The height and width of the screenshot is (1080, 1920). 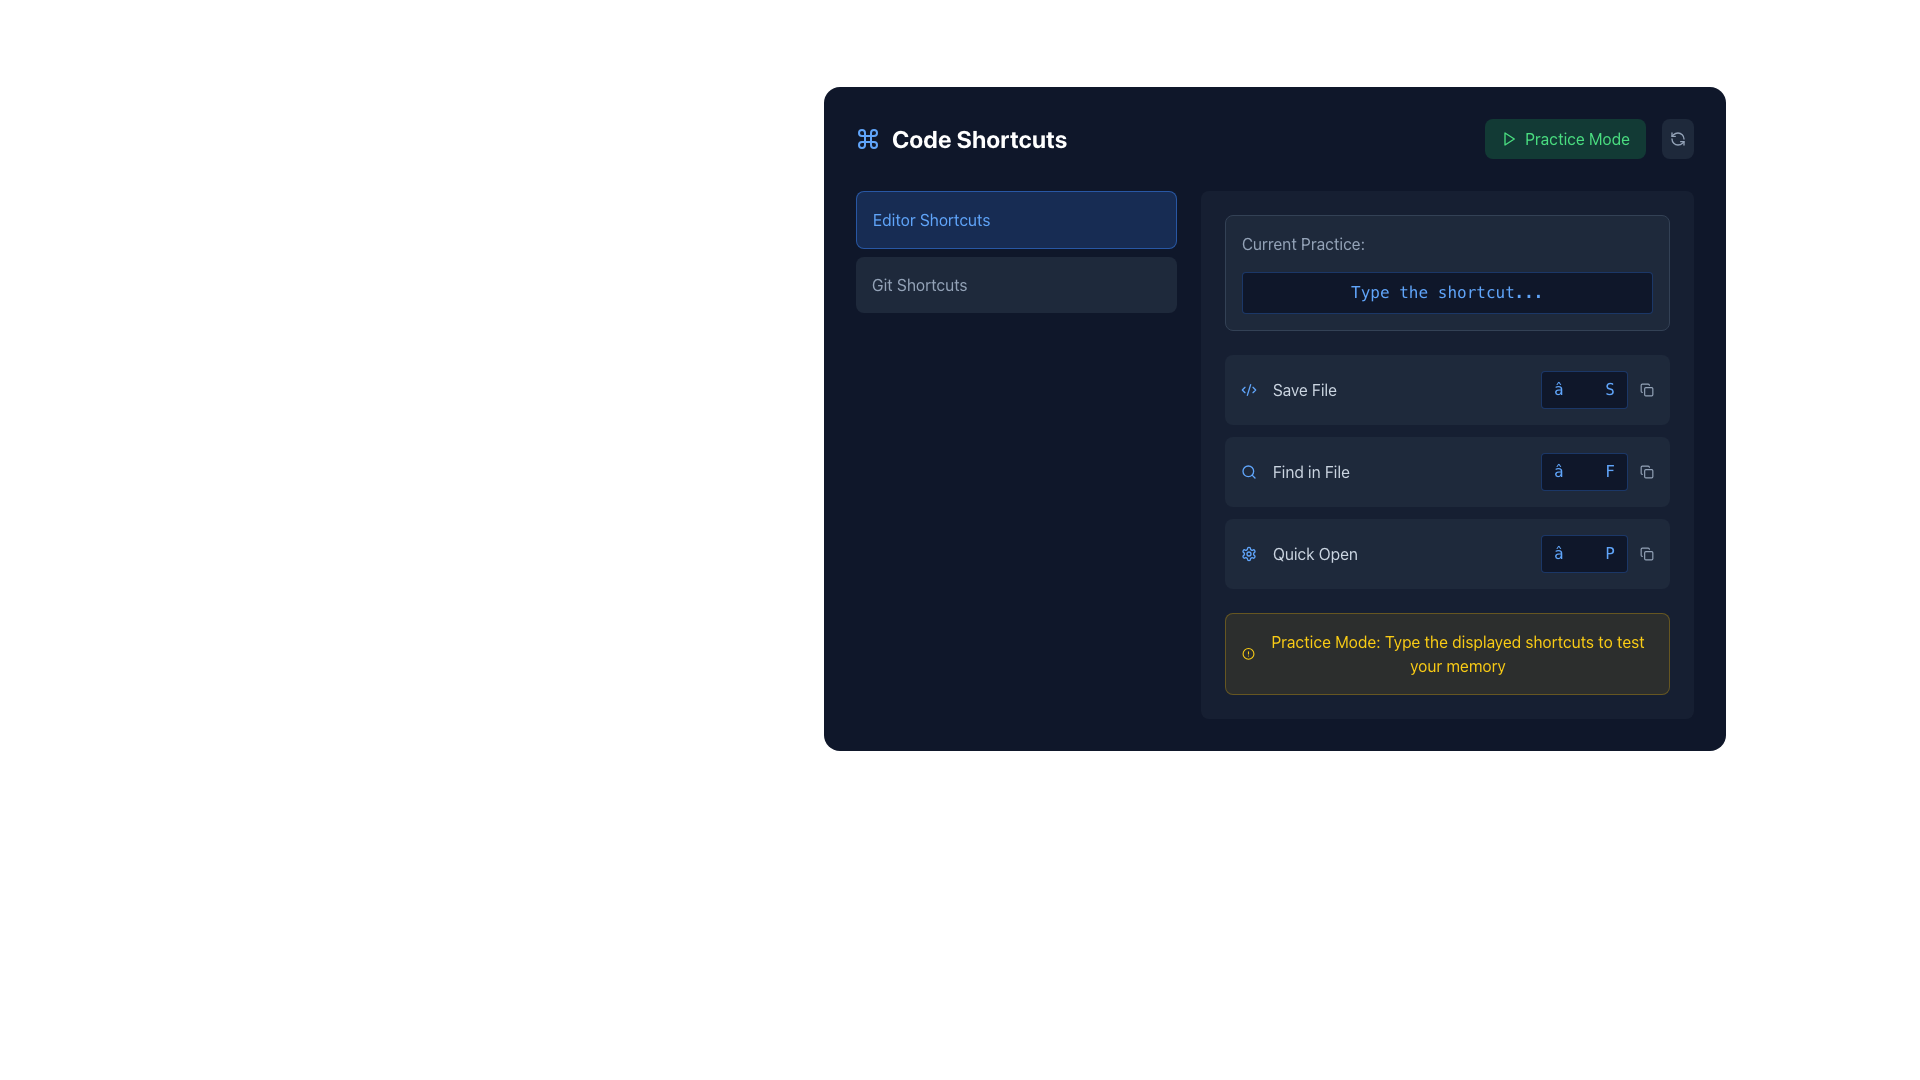 What do you see at coordinates (1288, 389) in the screenshot?
I see `the 'Save File' label with icon` at bounding box center [1288, 389].